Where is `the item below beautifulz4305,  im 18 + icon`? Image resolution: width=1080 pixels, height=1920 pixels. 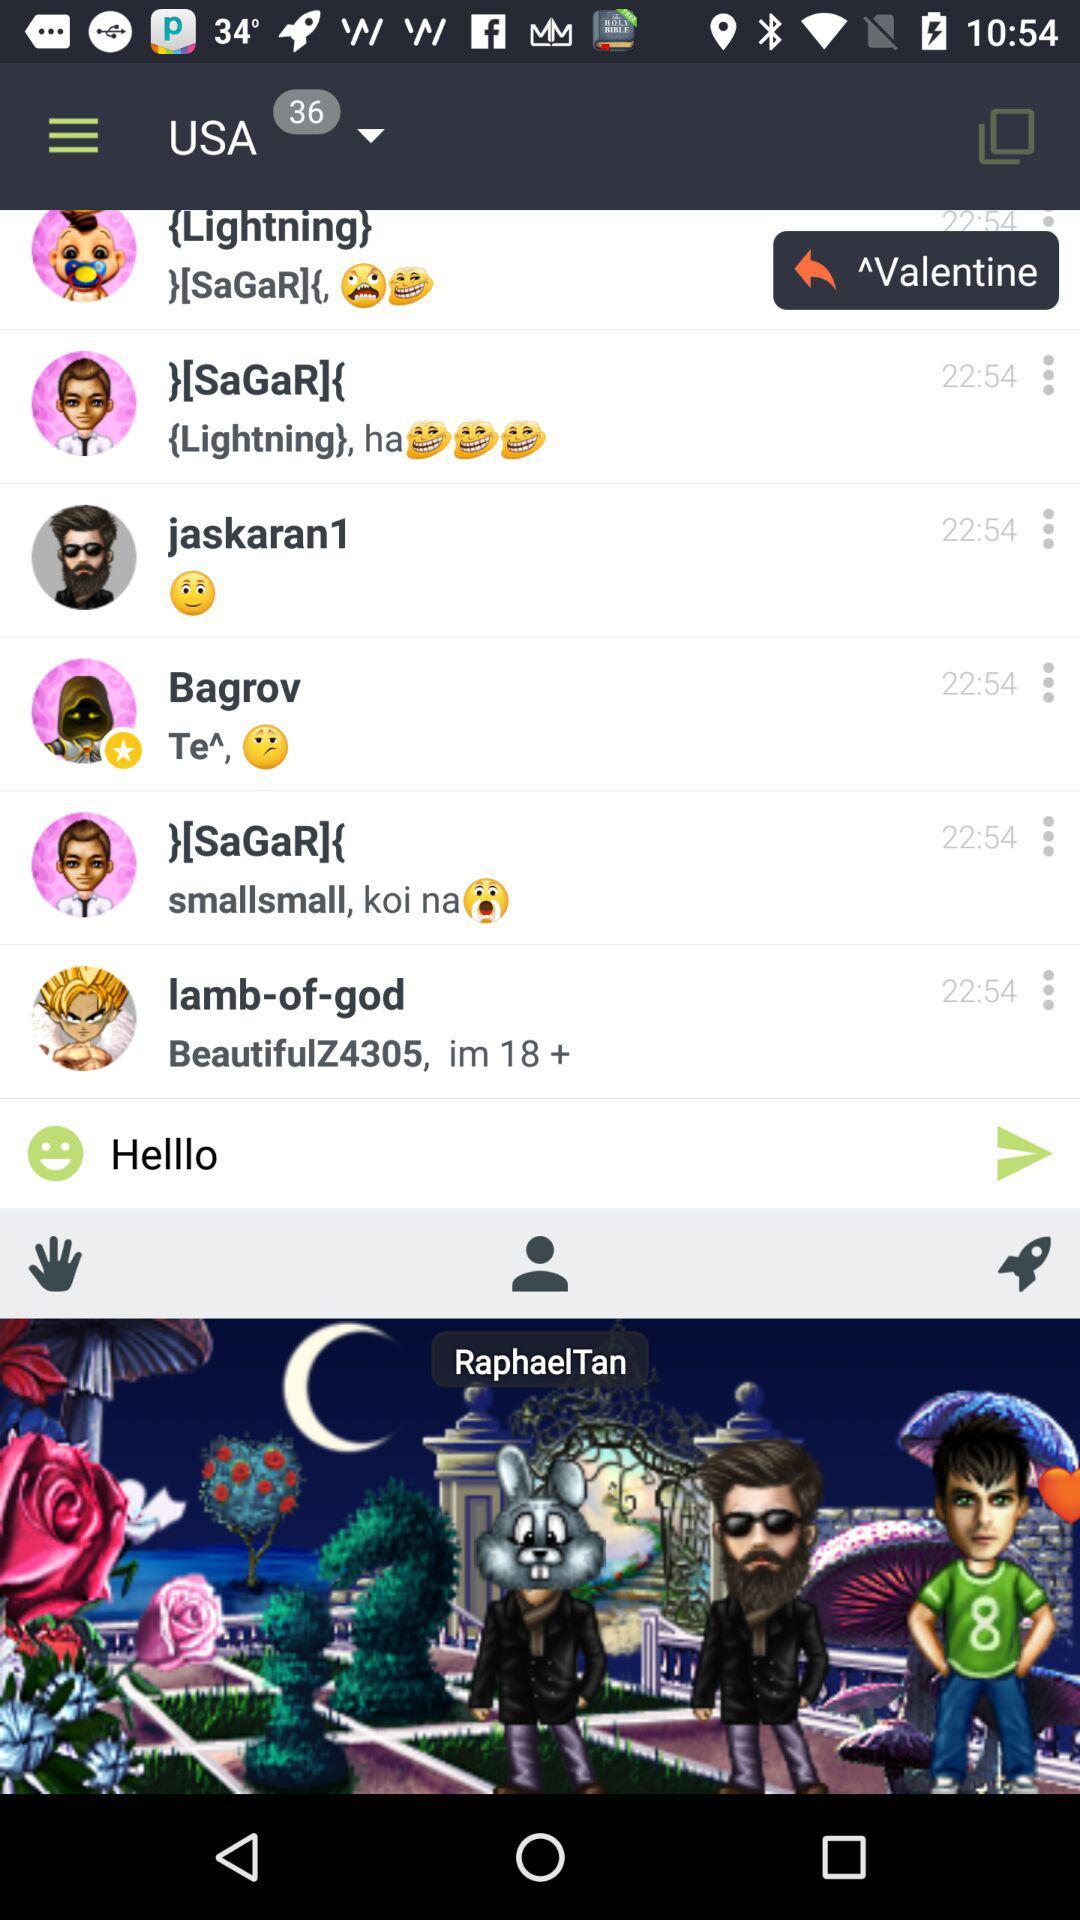
the item below beautifulz4305,  im 18 + icon is located at coordinates (540, 1152).